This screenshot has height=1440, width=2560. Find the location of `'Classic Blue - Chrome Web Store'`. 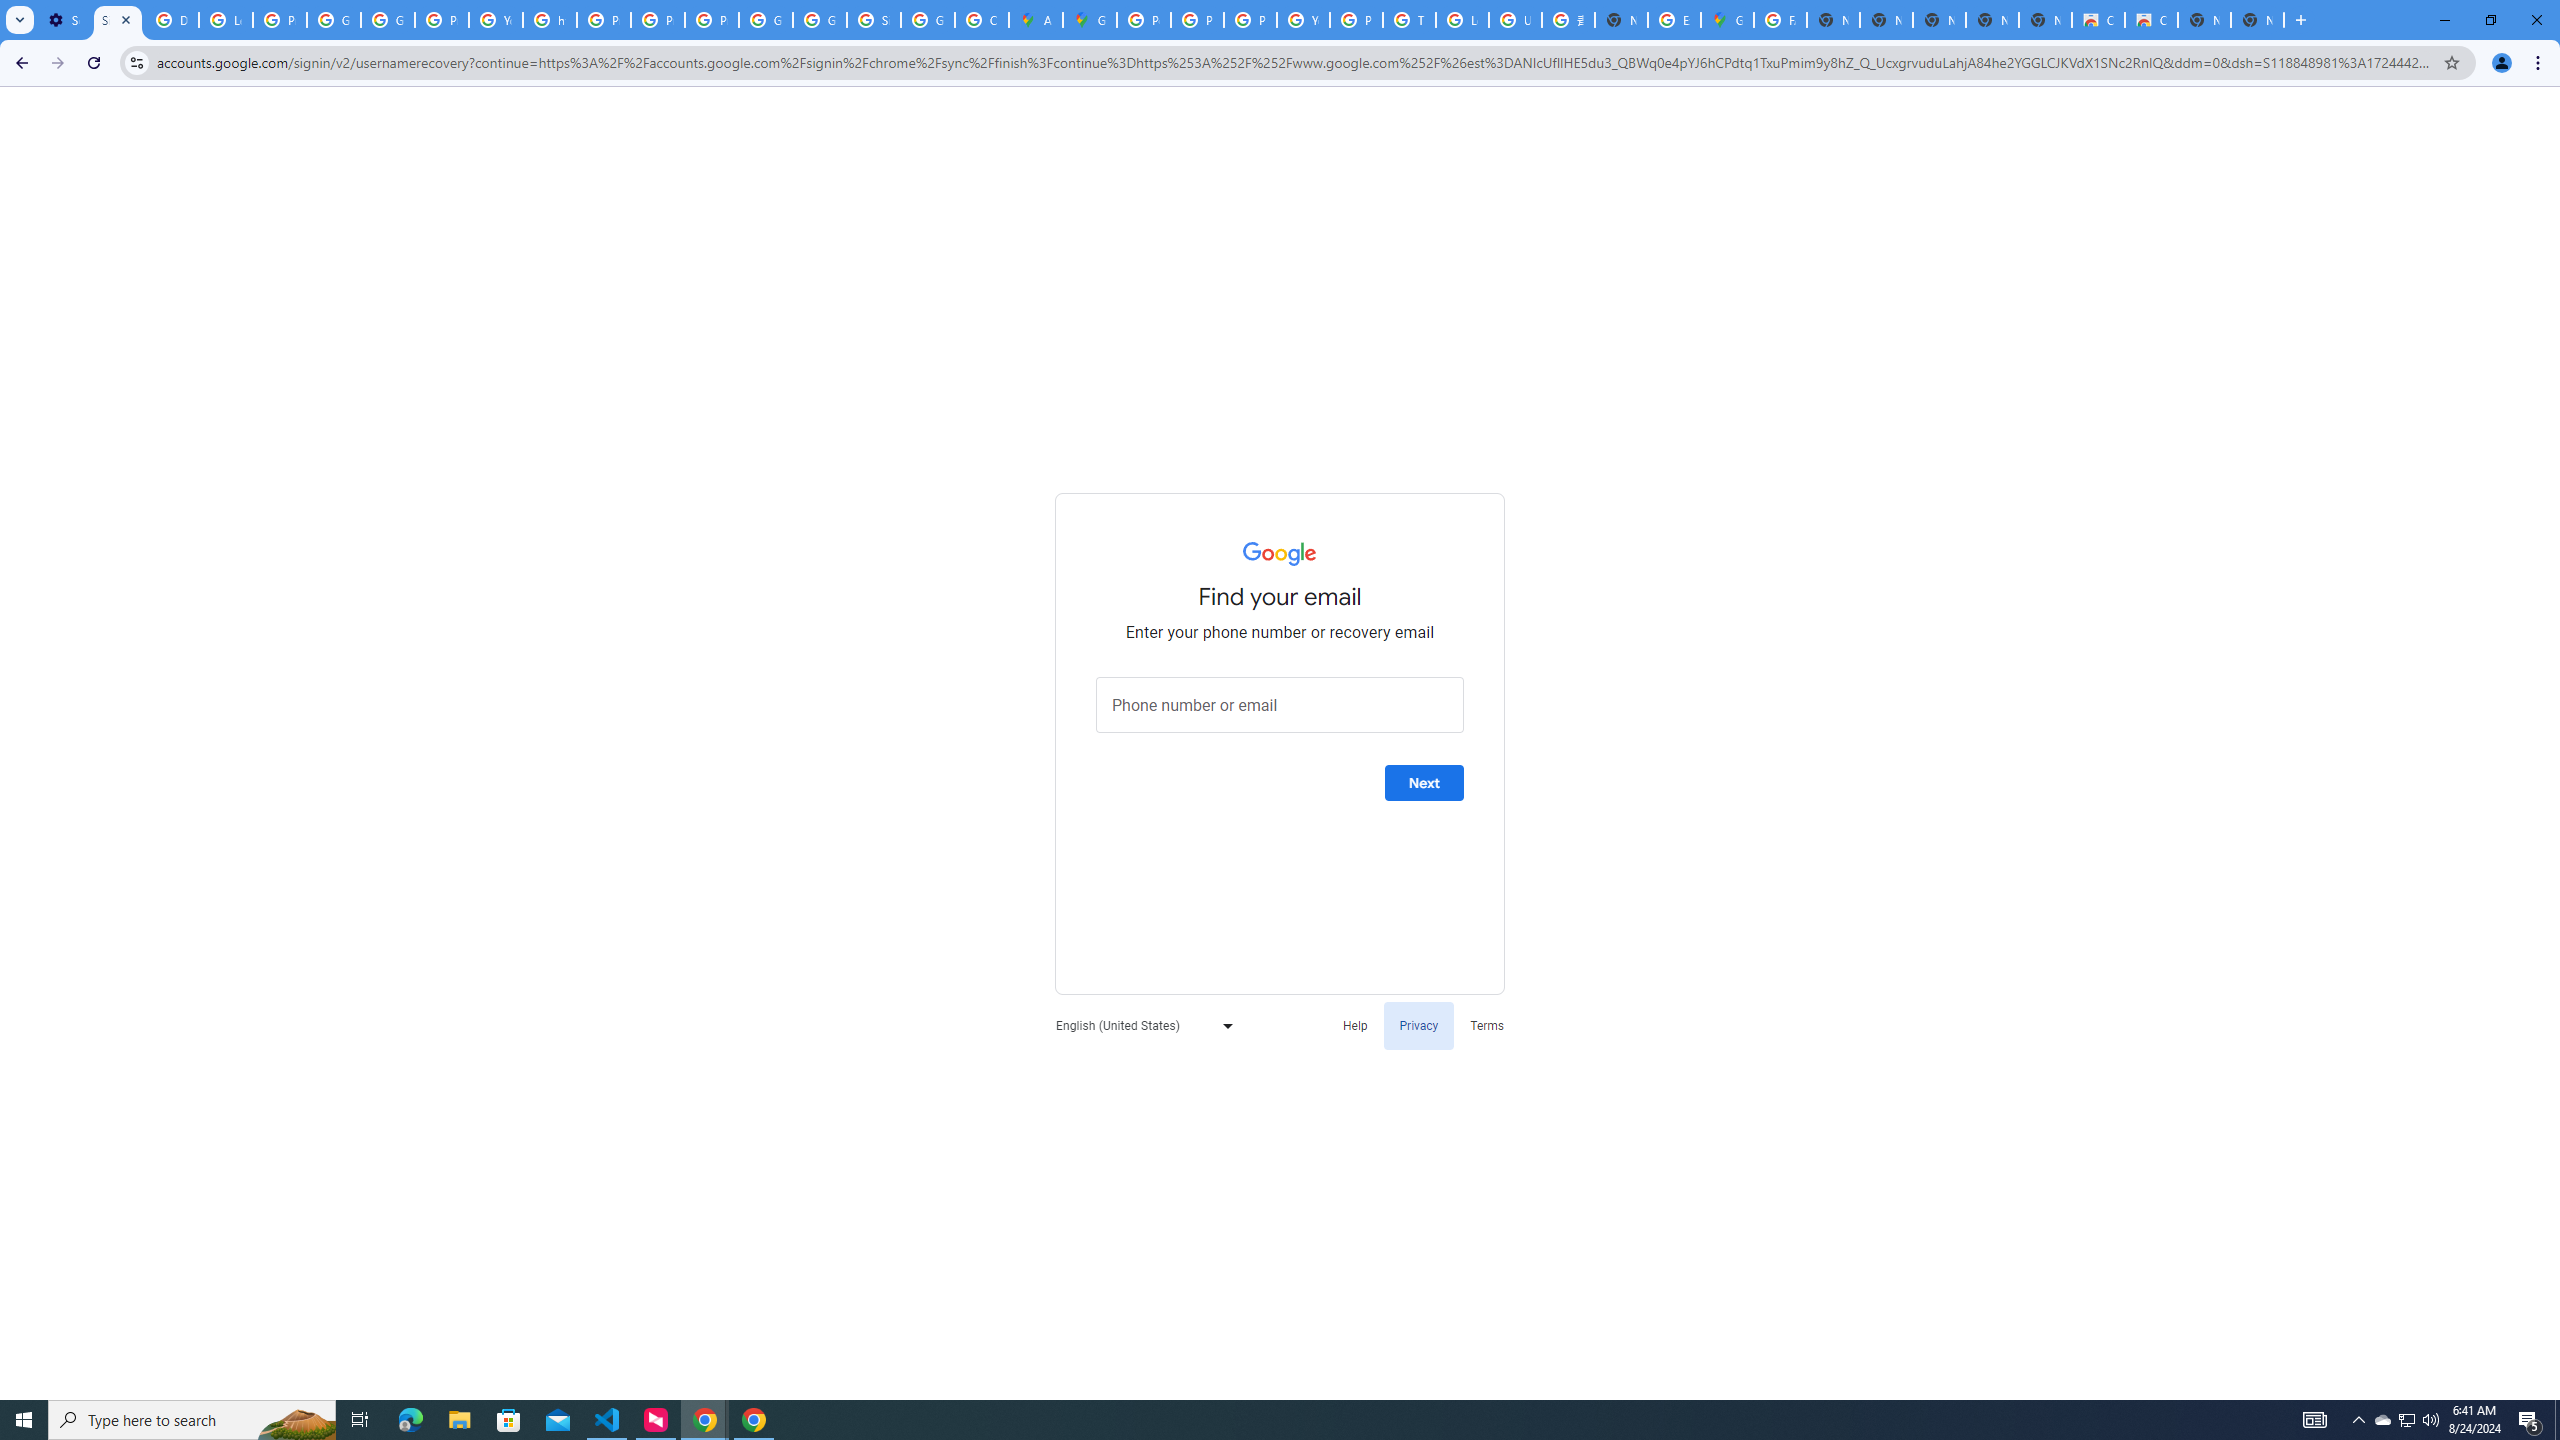

'Classic Blue - Chrome Web Store' is located at coordinates (2099, 19).